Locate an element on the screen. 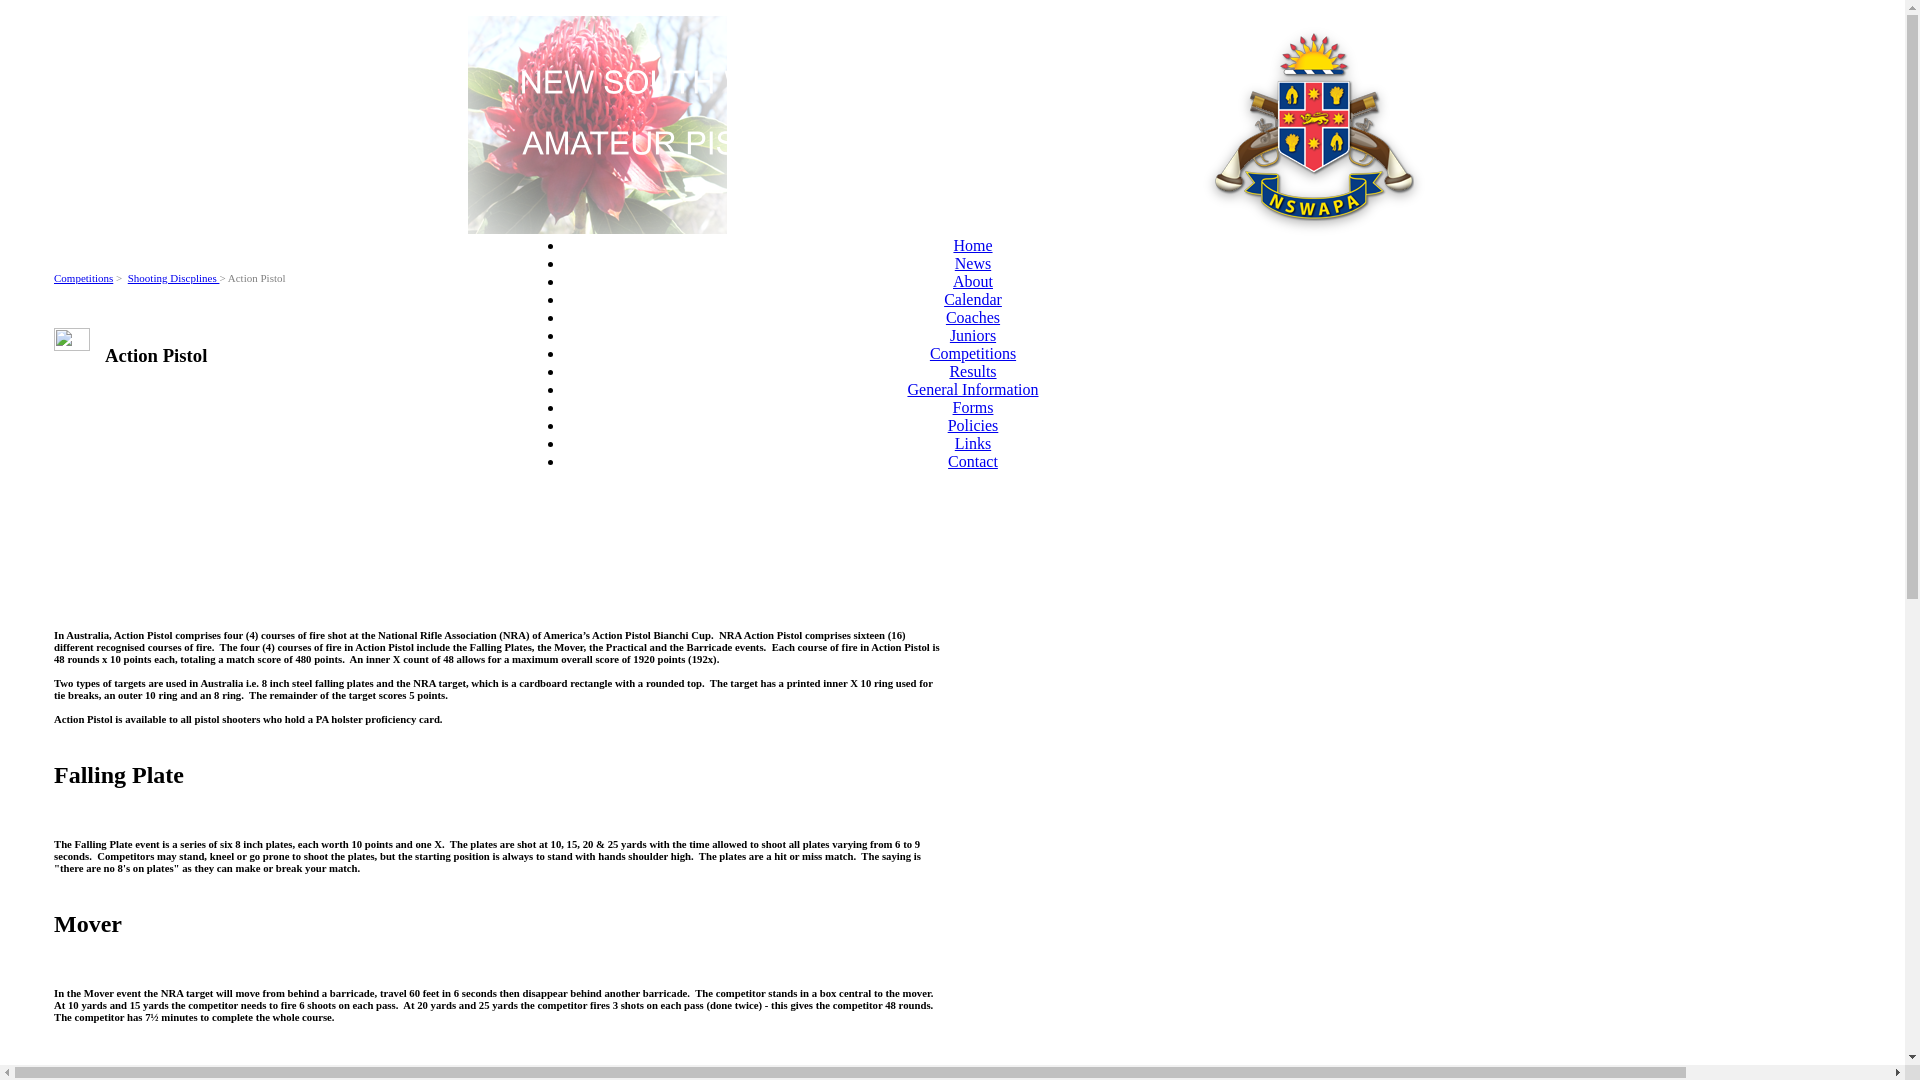 The height and width of the screenshot is (1080, 1920). 'Juniors' is located at coordinates (949, 334).